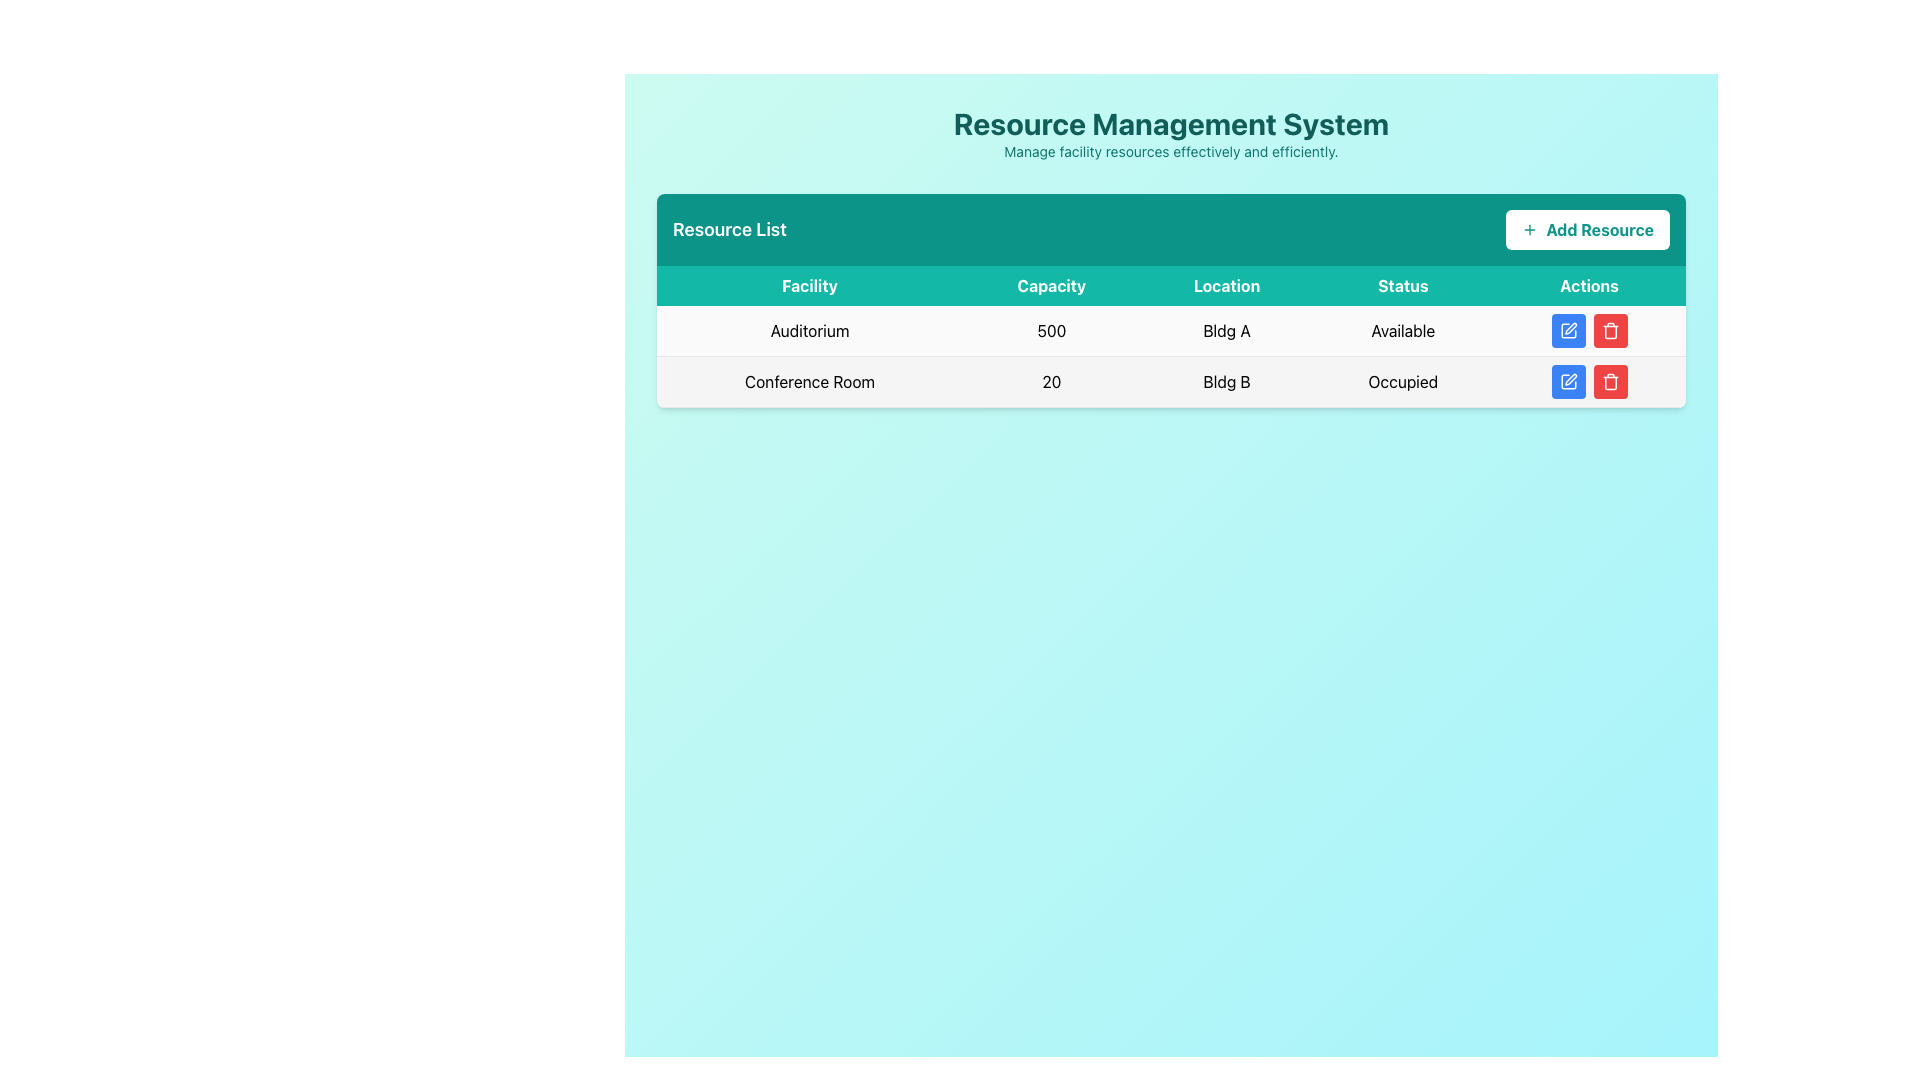 Image resolution: width=1920 pixels, height=1080 pixels. Describe the element at coordinates (1610, 330) in the screenshot. I see `the delete button located` at that location.